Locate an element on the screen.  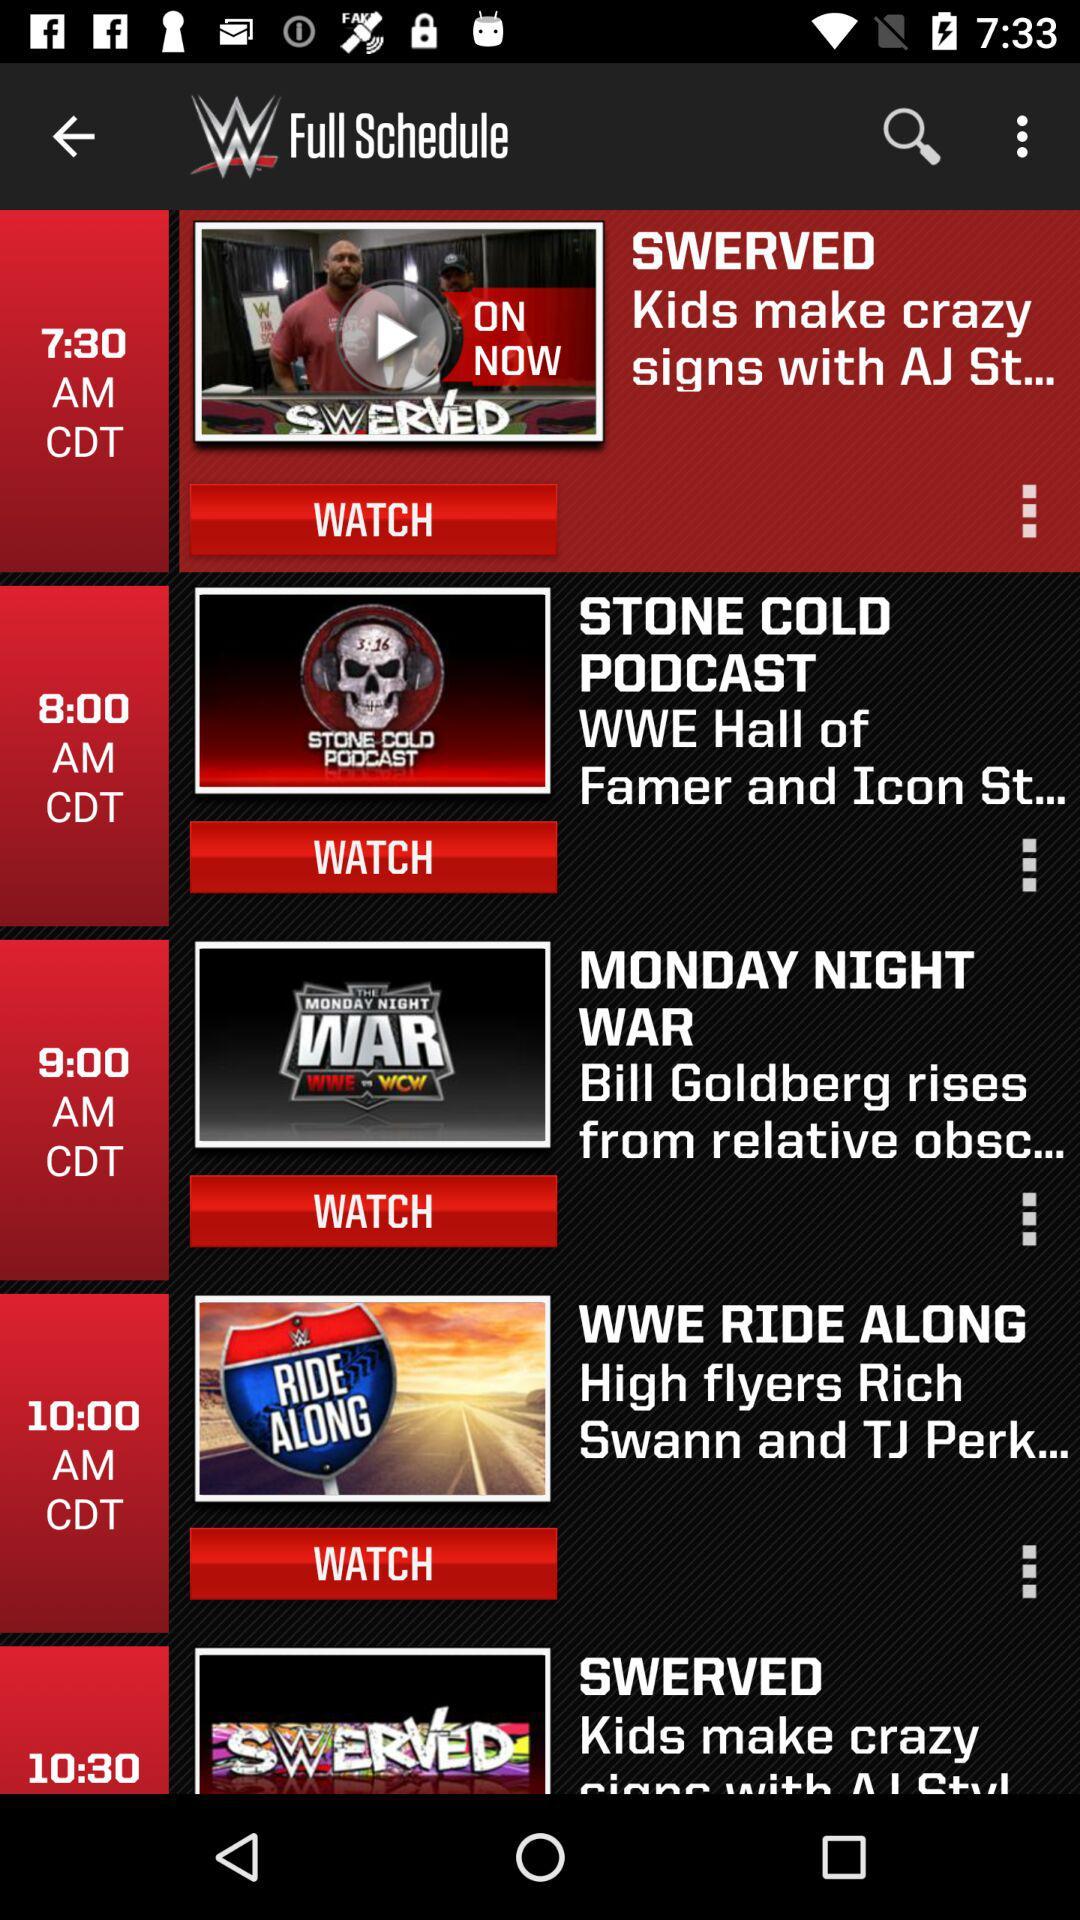
wwe ride along is located at coordinates (823, 1323).